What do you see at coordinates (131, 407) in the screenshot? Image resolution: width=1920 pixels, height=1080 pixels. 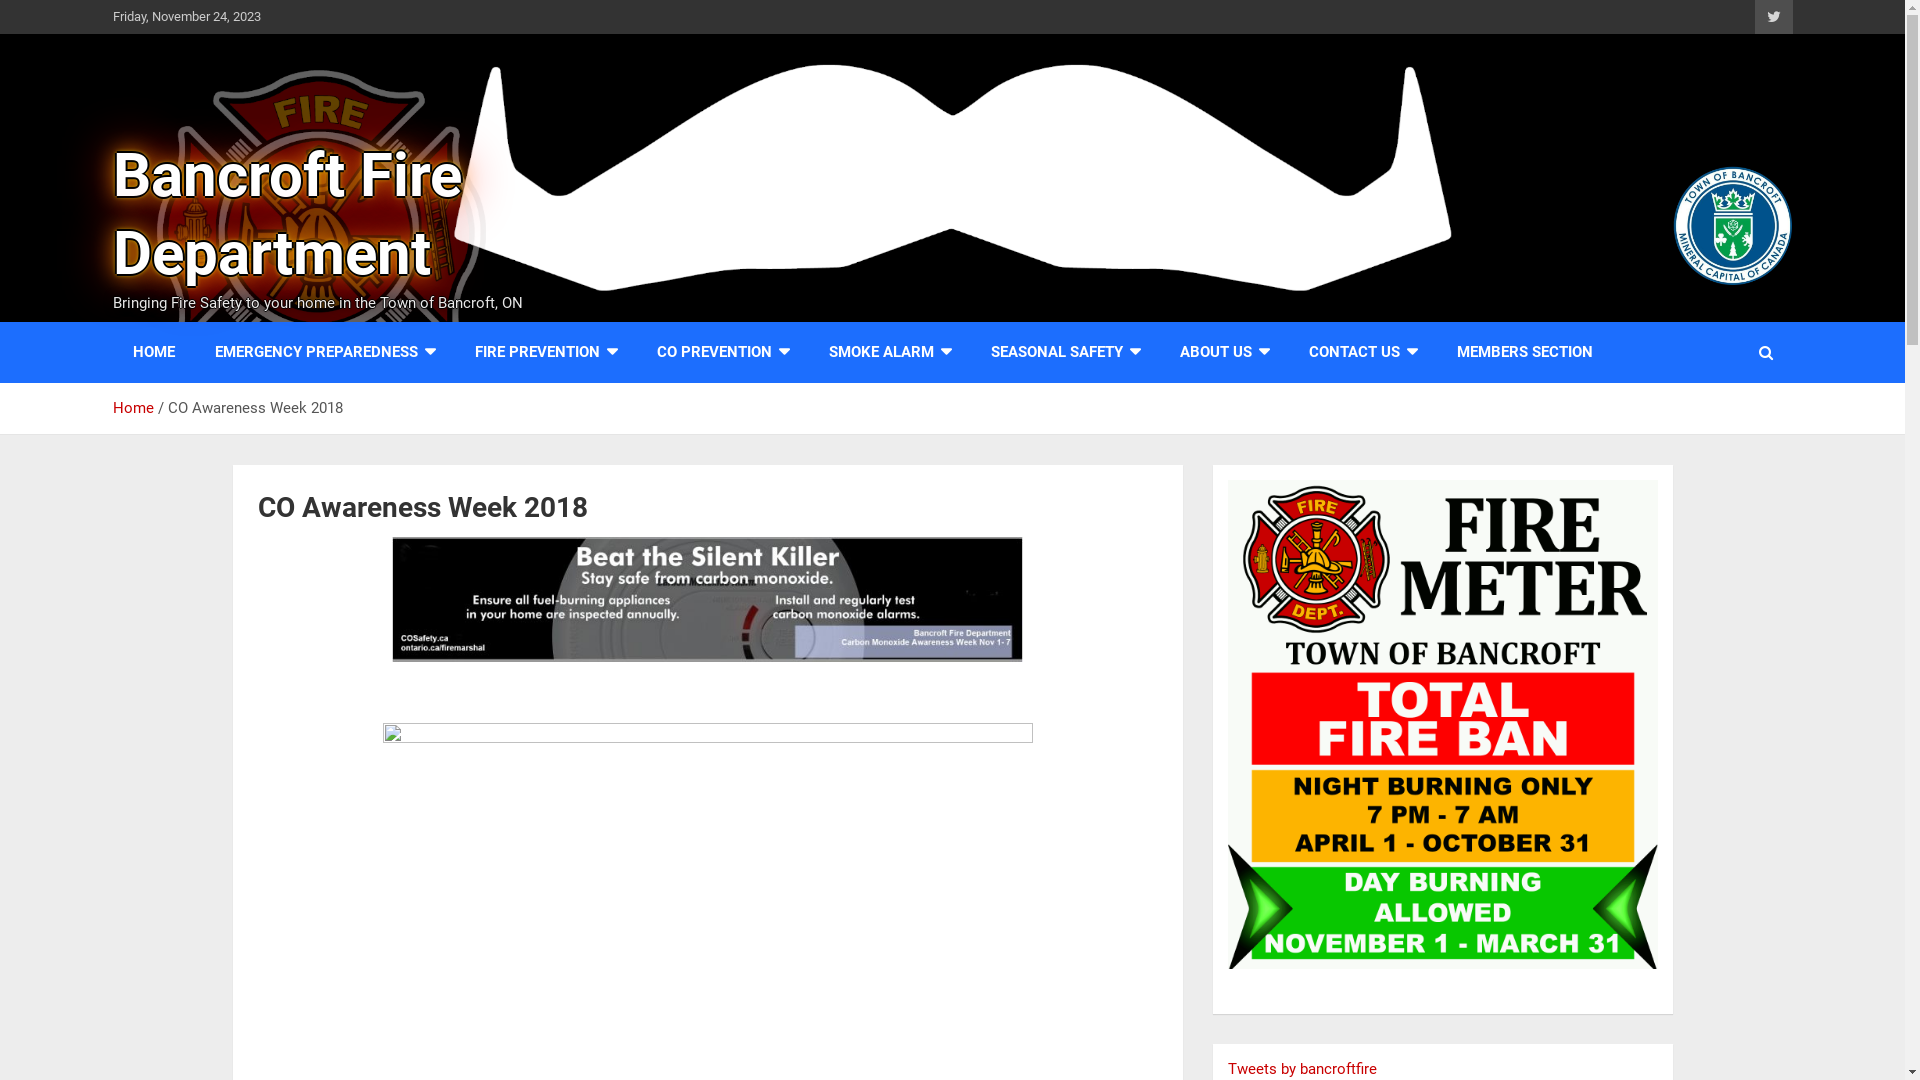 I see `'Home'` at bounding box center [131, 407].